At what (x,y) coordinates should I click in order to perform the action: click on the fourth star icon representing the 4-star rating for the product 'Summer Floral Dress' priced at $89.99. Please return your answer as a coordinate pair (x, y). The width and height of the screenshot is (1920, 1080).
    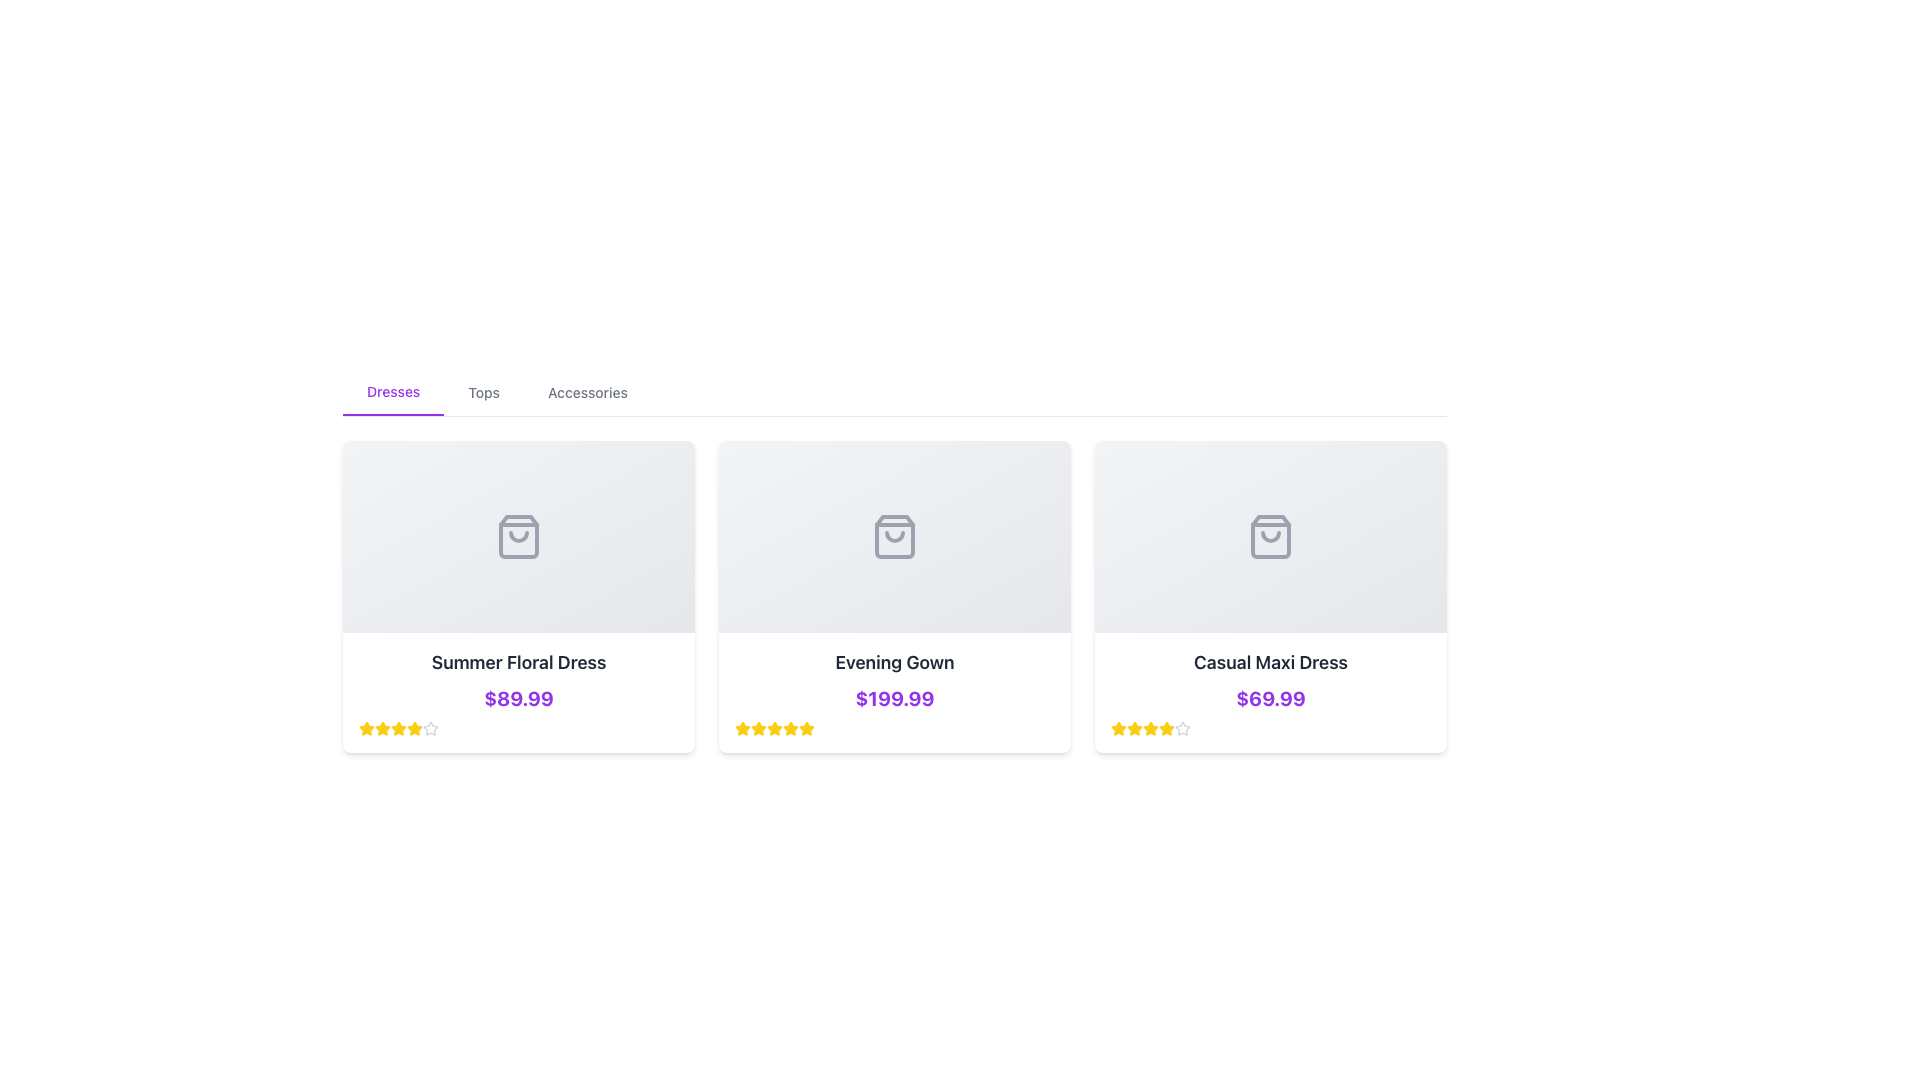
    Looking at the image, I should click on (430, 728).